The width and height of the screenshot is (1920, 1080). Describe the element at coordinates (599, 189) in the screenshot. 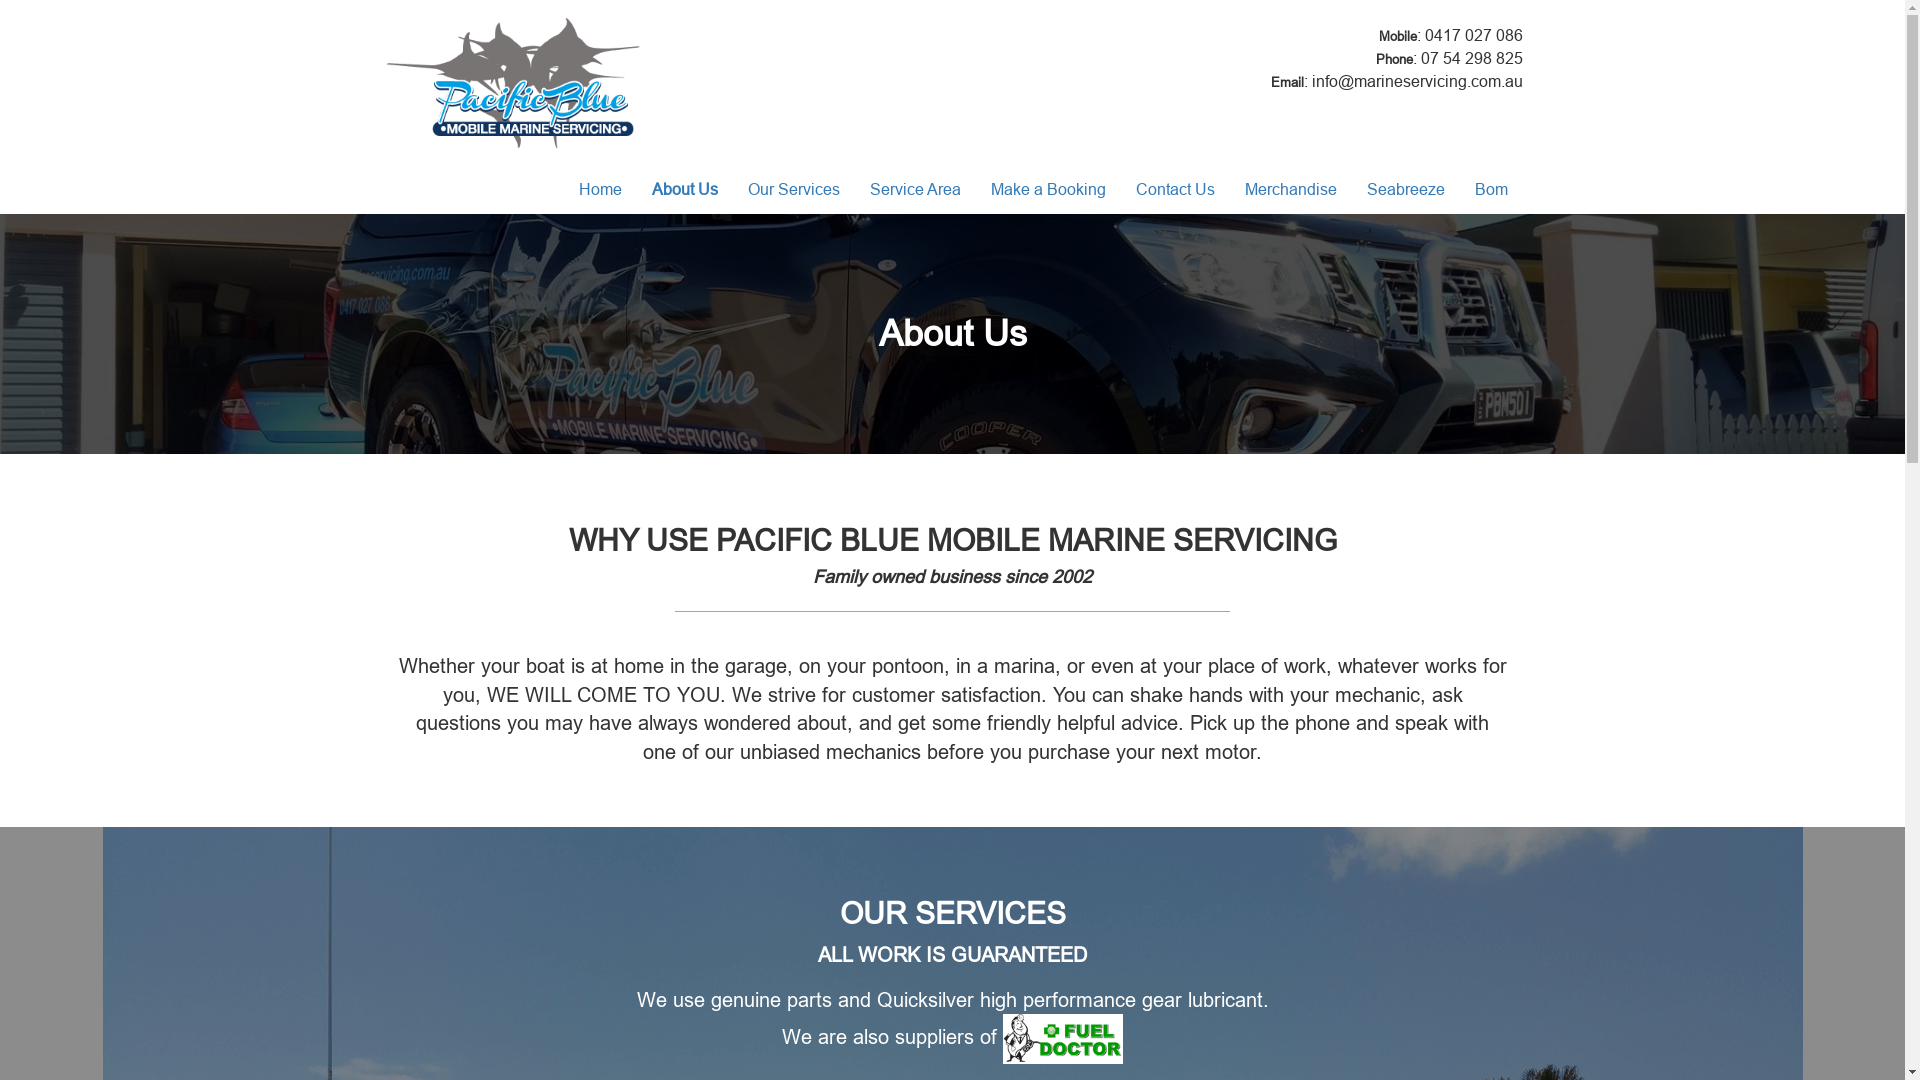

I see `'Home'` at that location.